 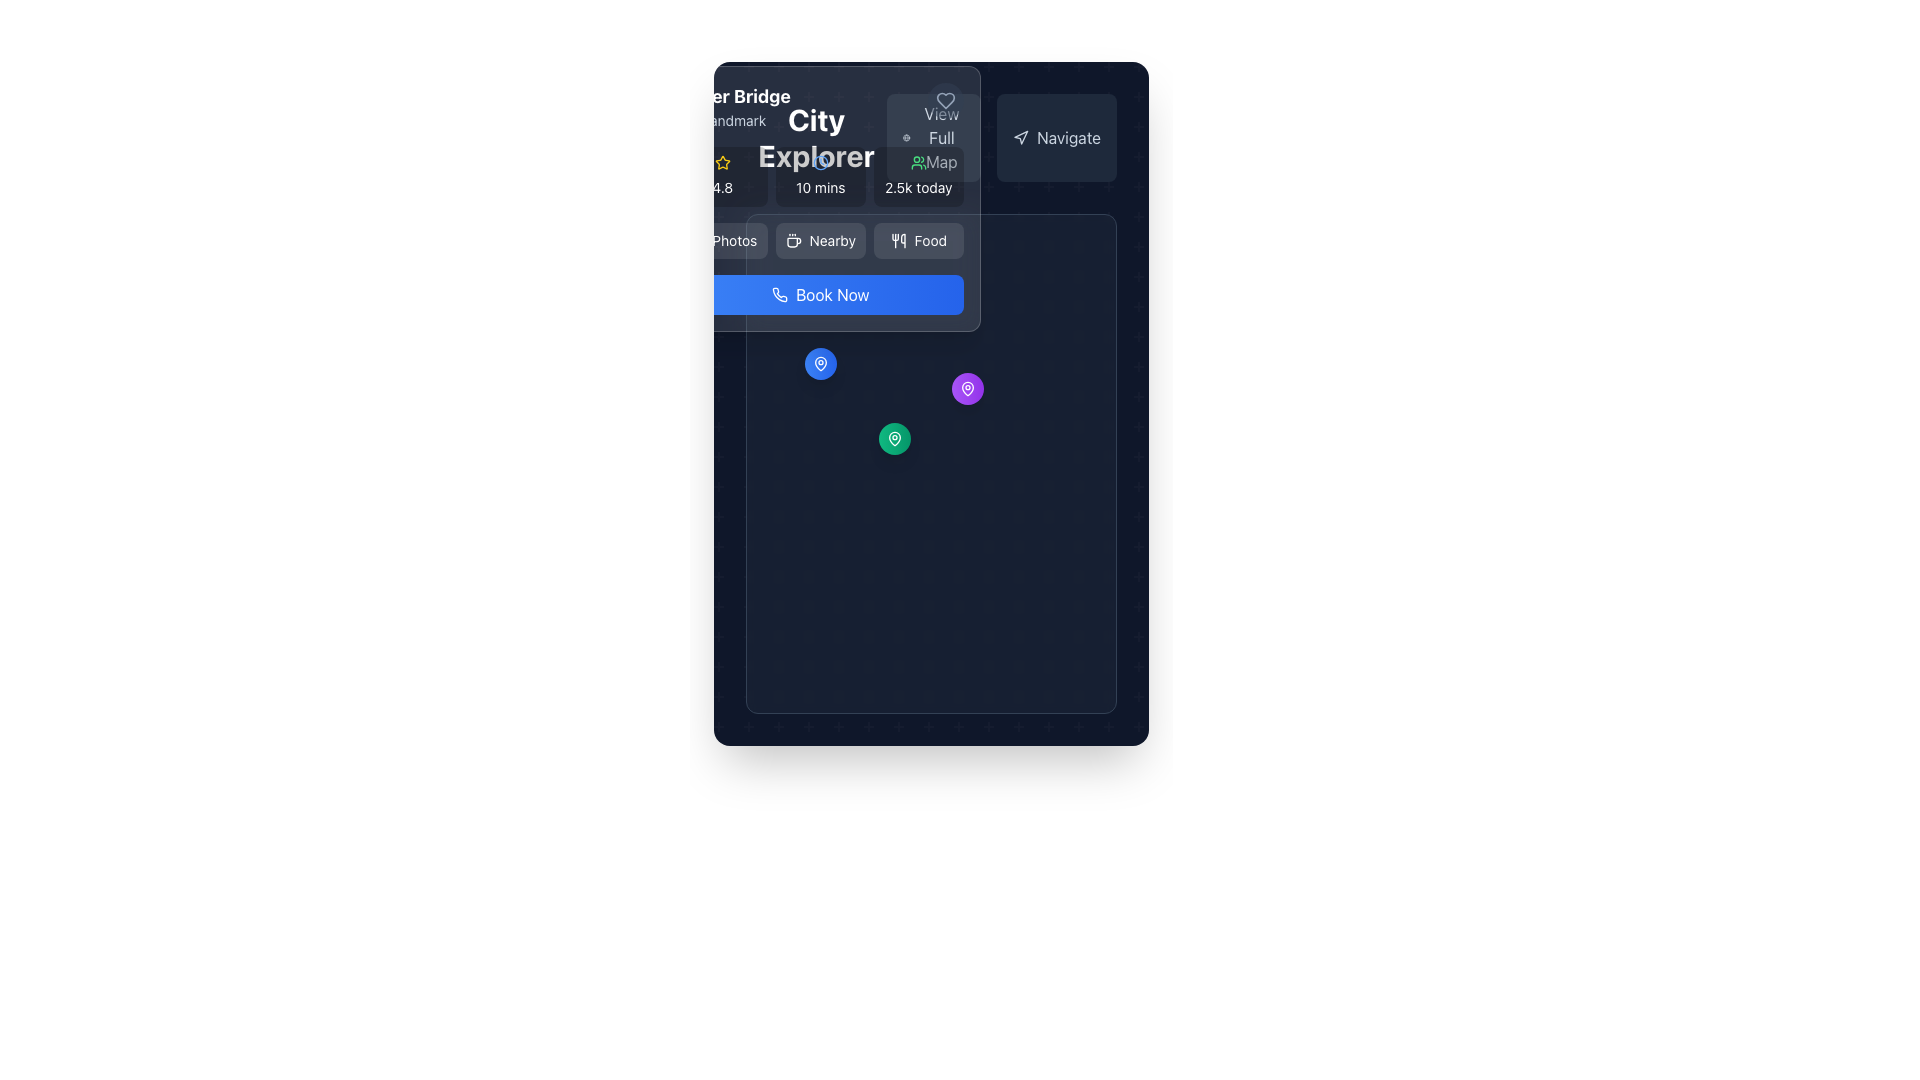 I want to click on the 'View Full Map' button, which features light-colored text on a dark background, so click(x=940, y=137).